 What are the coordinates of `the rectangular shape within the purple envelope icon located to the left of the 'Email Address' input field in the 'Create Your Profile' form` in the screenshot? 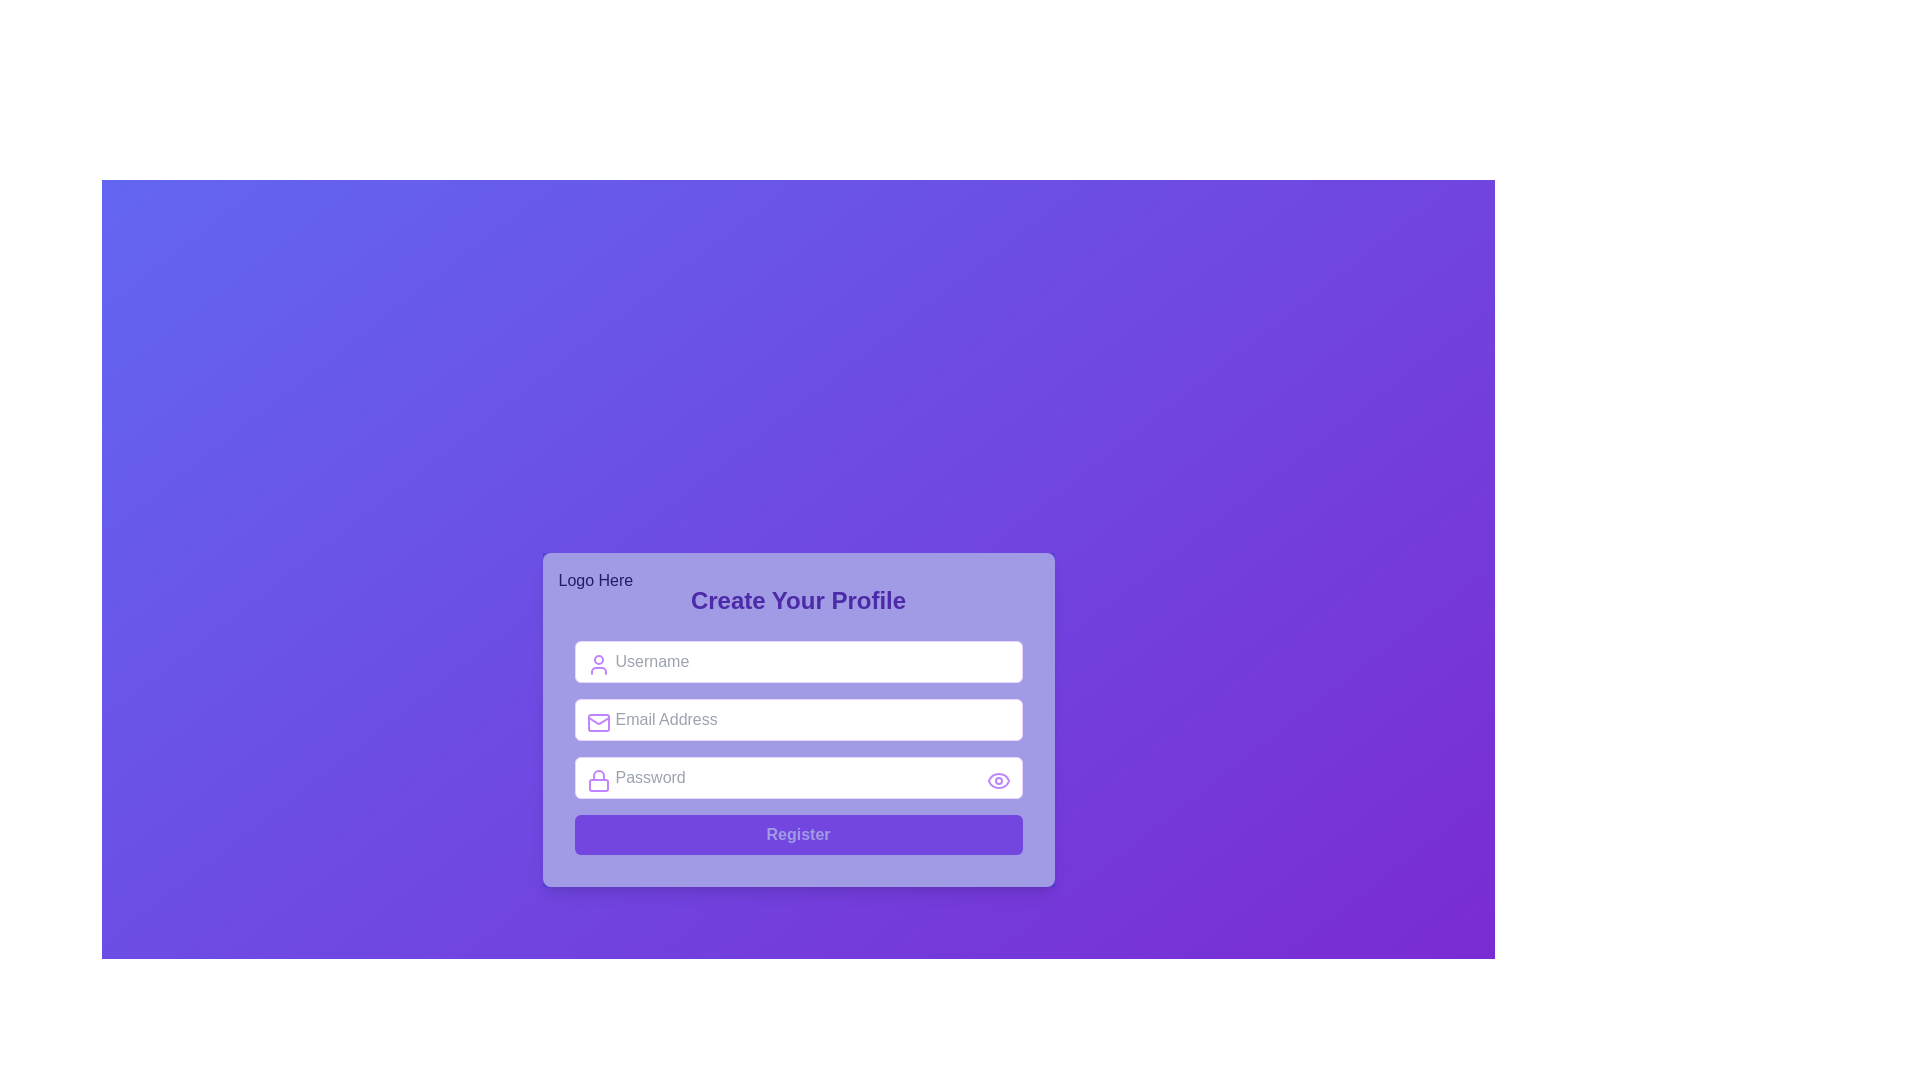 It's located at (597, 722).